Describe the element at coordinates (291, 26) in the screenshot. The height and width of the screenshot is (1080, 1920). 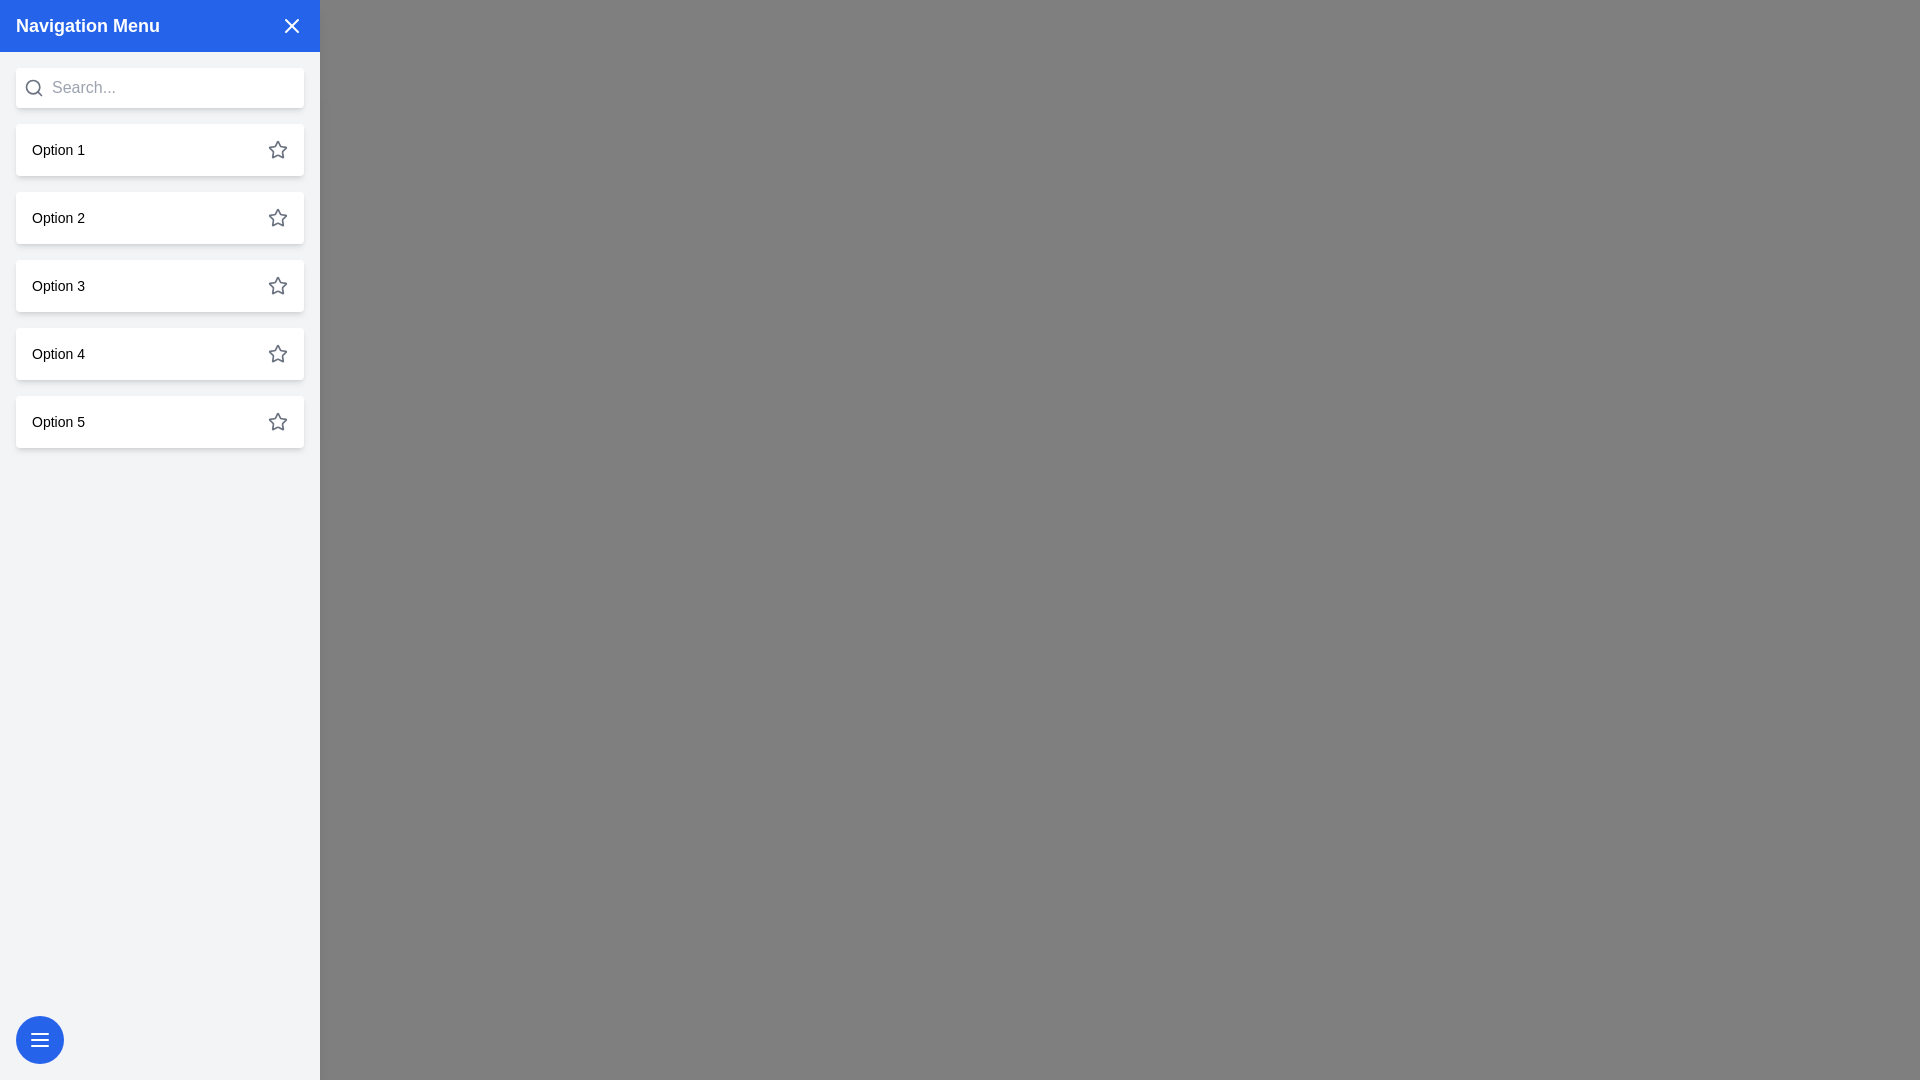
I see `the 'X' shaped close button located` at that location.